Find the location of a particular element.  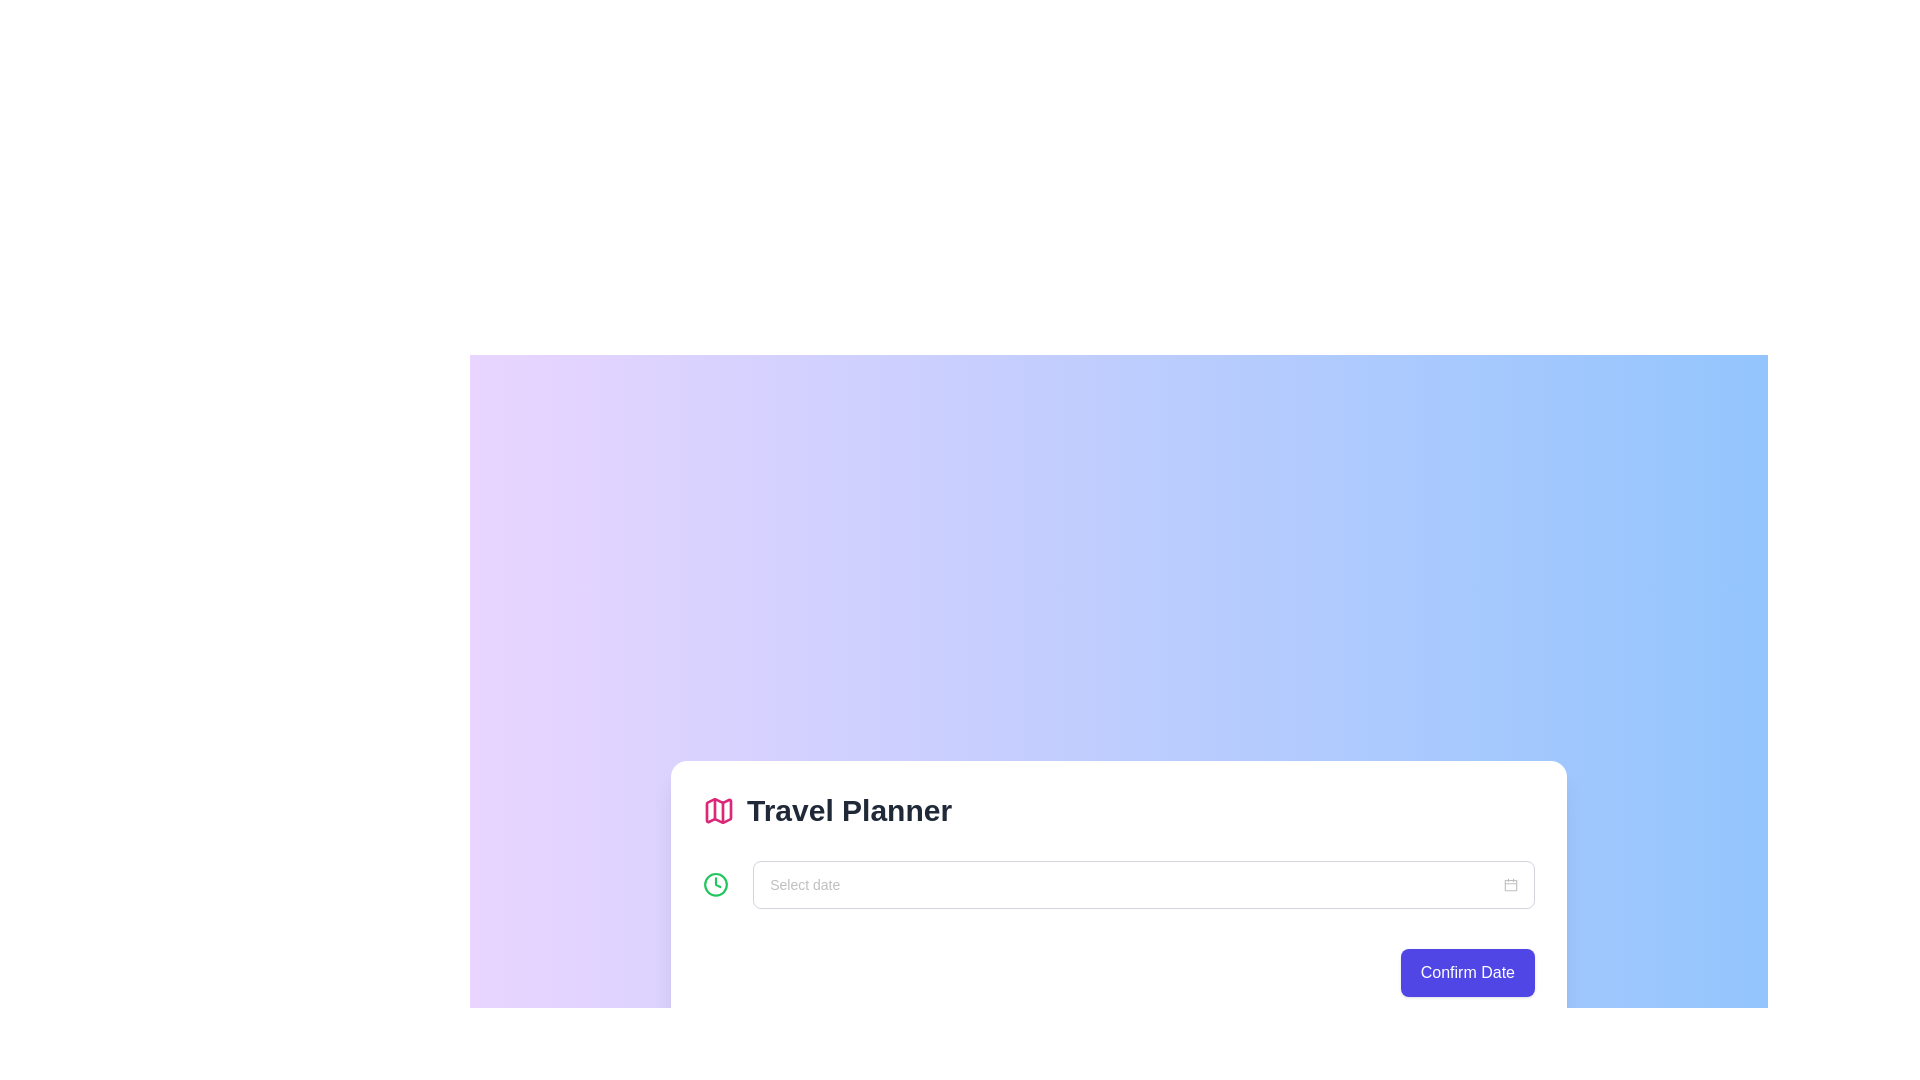

the date-picker trigger icon located to the right of the 'Select date' text input field is located at coordinates (1511, 883).